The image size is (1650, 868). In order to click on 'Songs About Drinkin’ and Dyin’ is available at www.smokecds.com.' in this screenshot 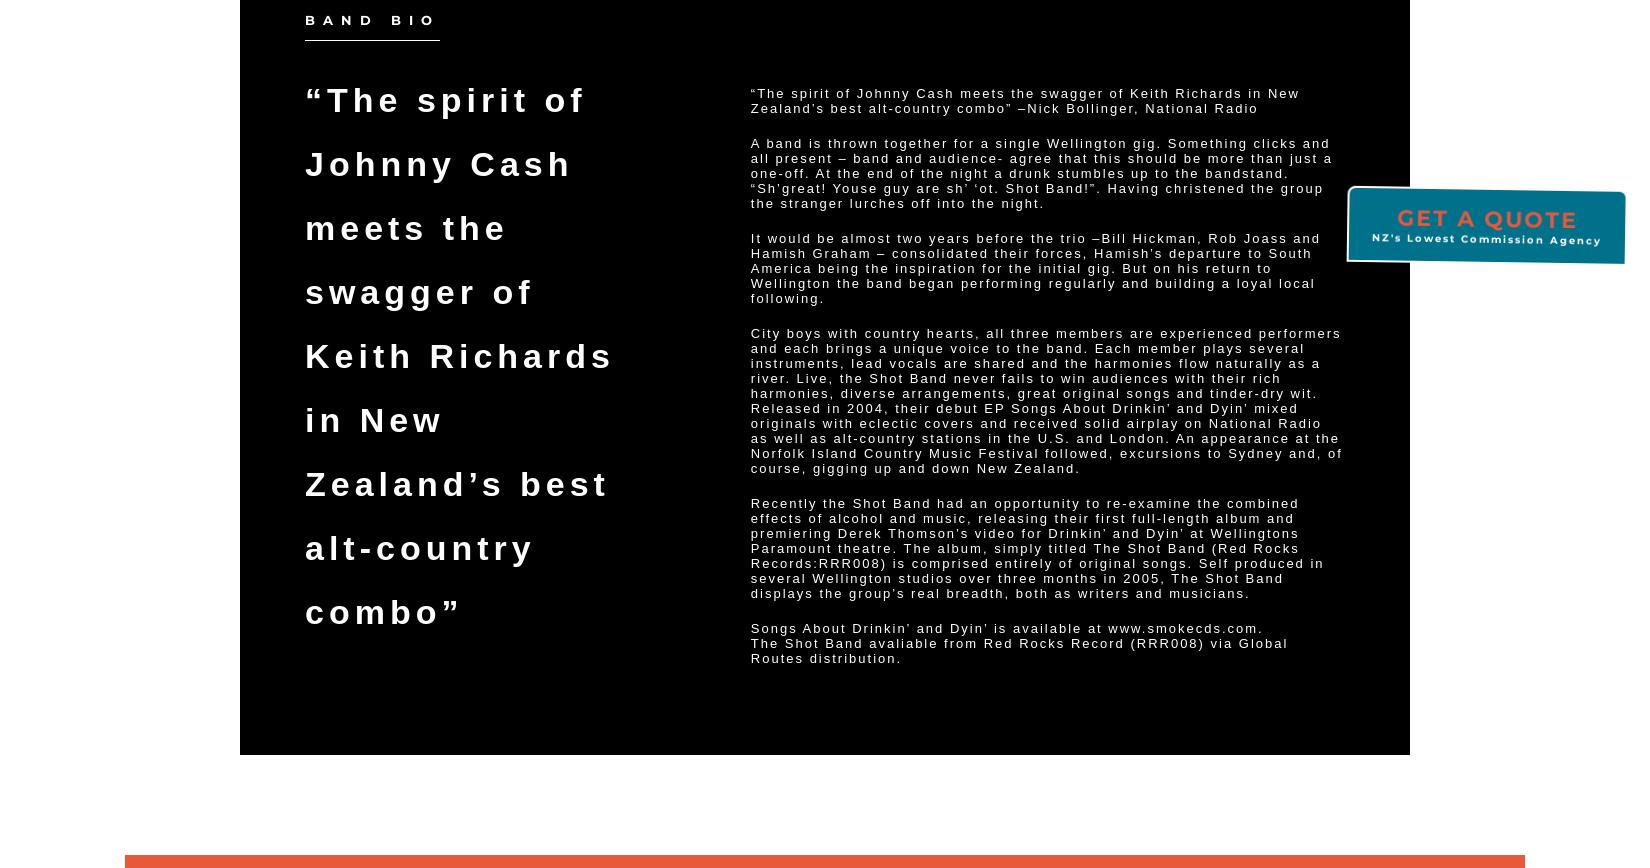, I will do `click(1006, 627)`.